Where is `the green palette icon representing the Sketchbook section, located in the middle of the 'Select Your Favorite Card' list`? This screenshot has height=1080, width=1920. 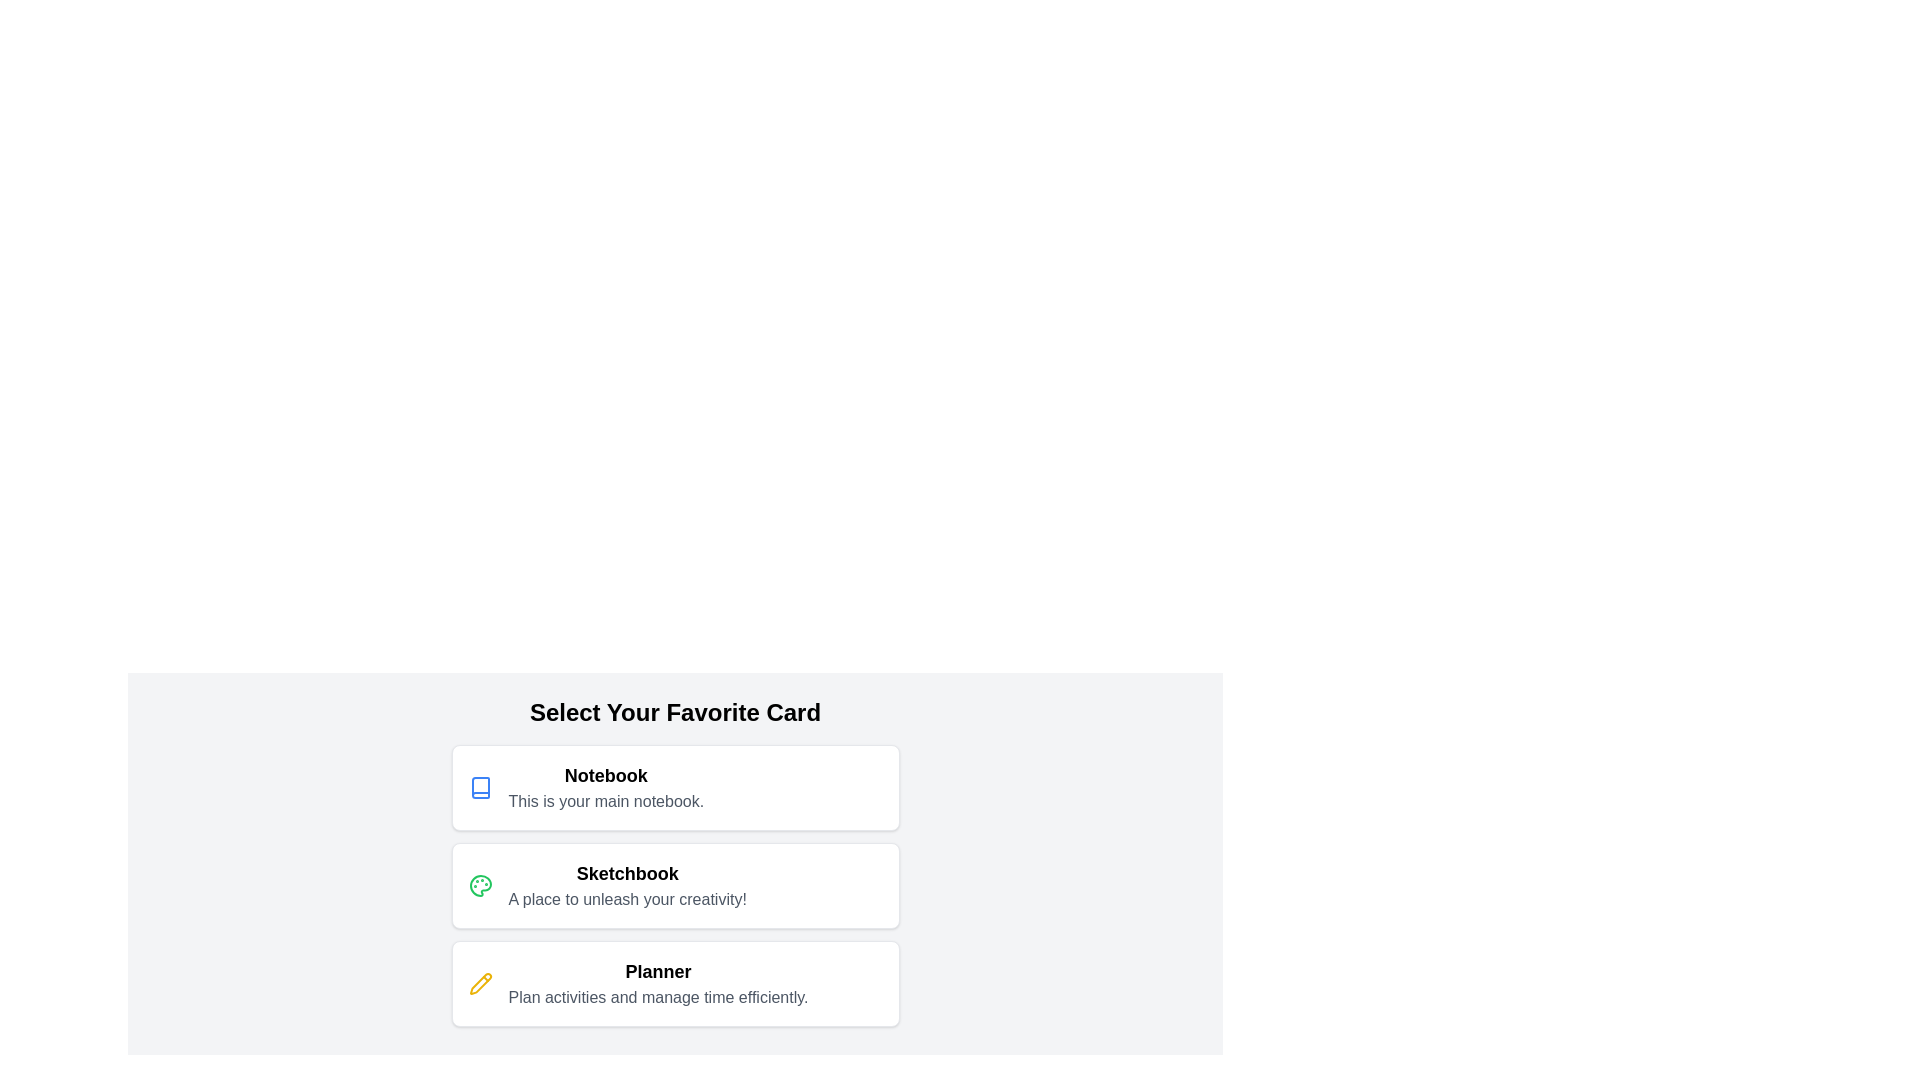
the green palette icon representing the Sketchbook section, located in the middle of the 'Select Your Favorite Card' list is located at coordinates (480, 885).